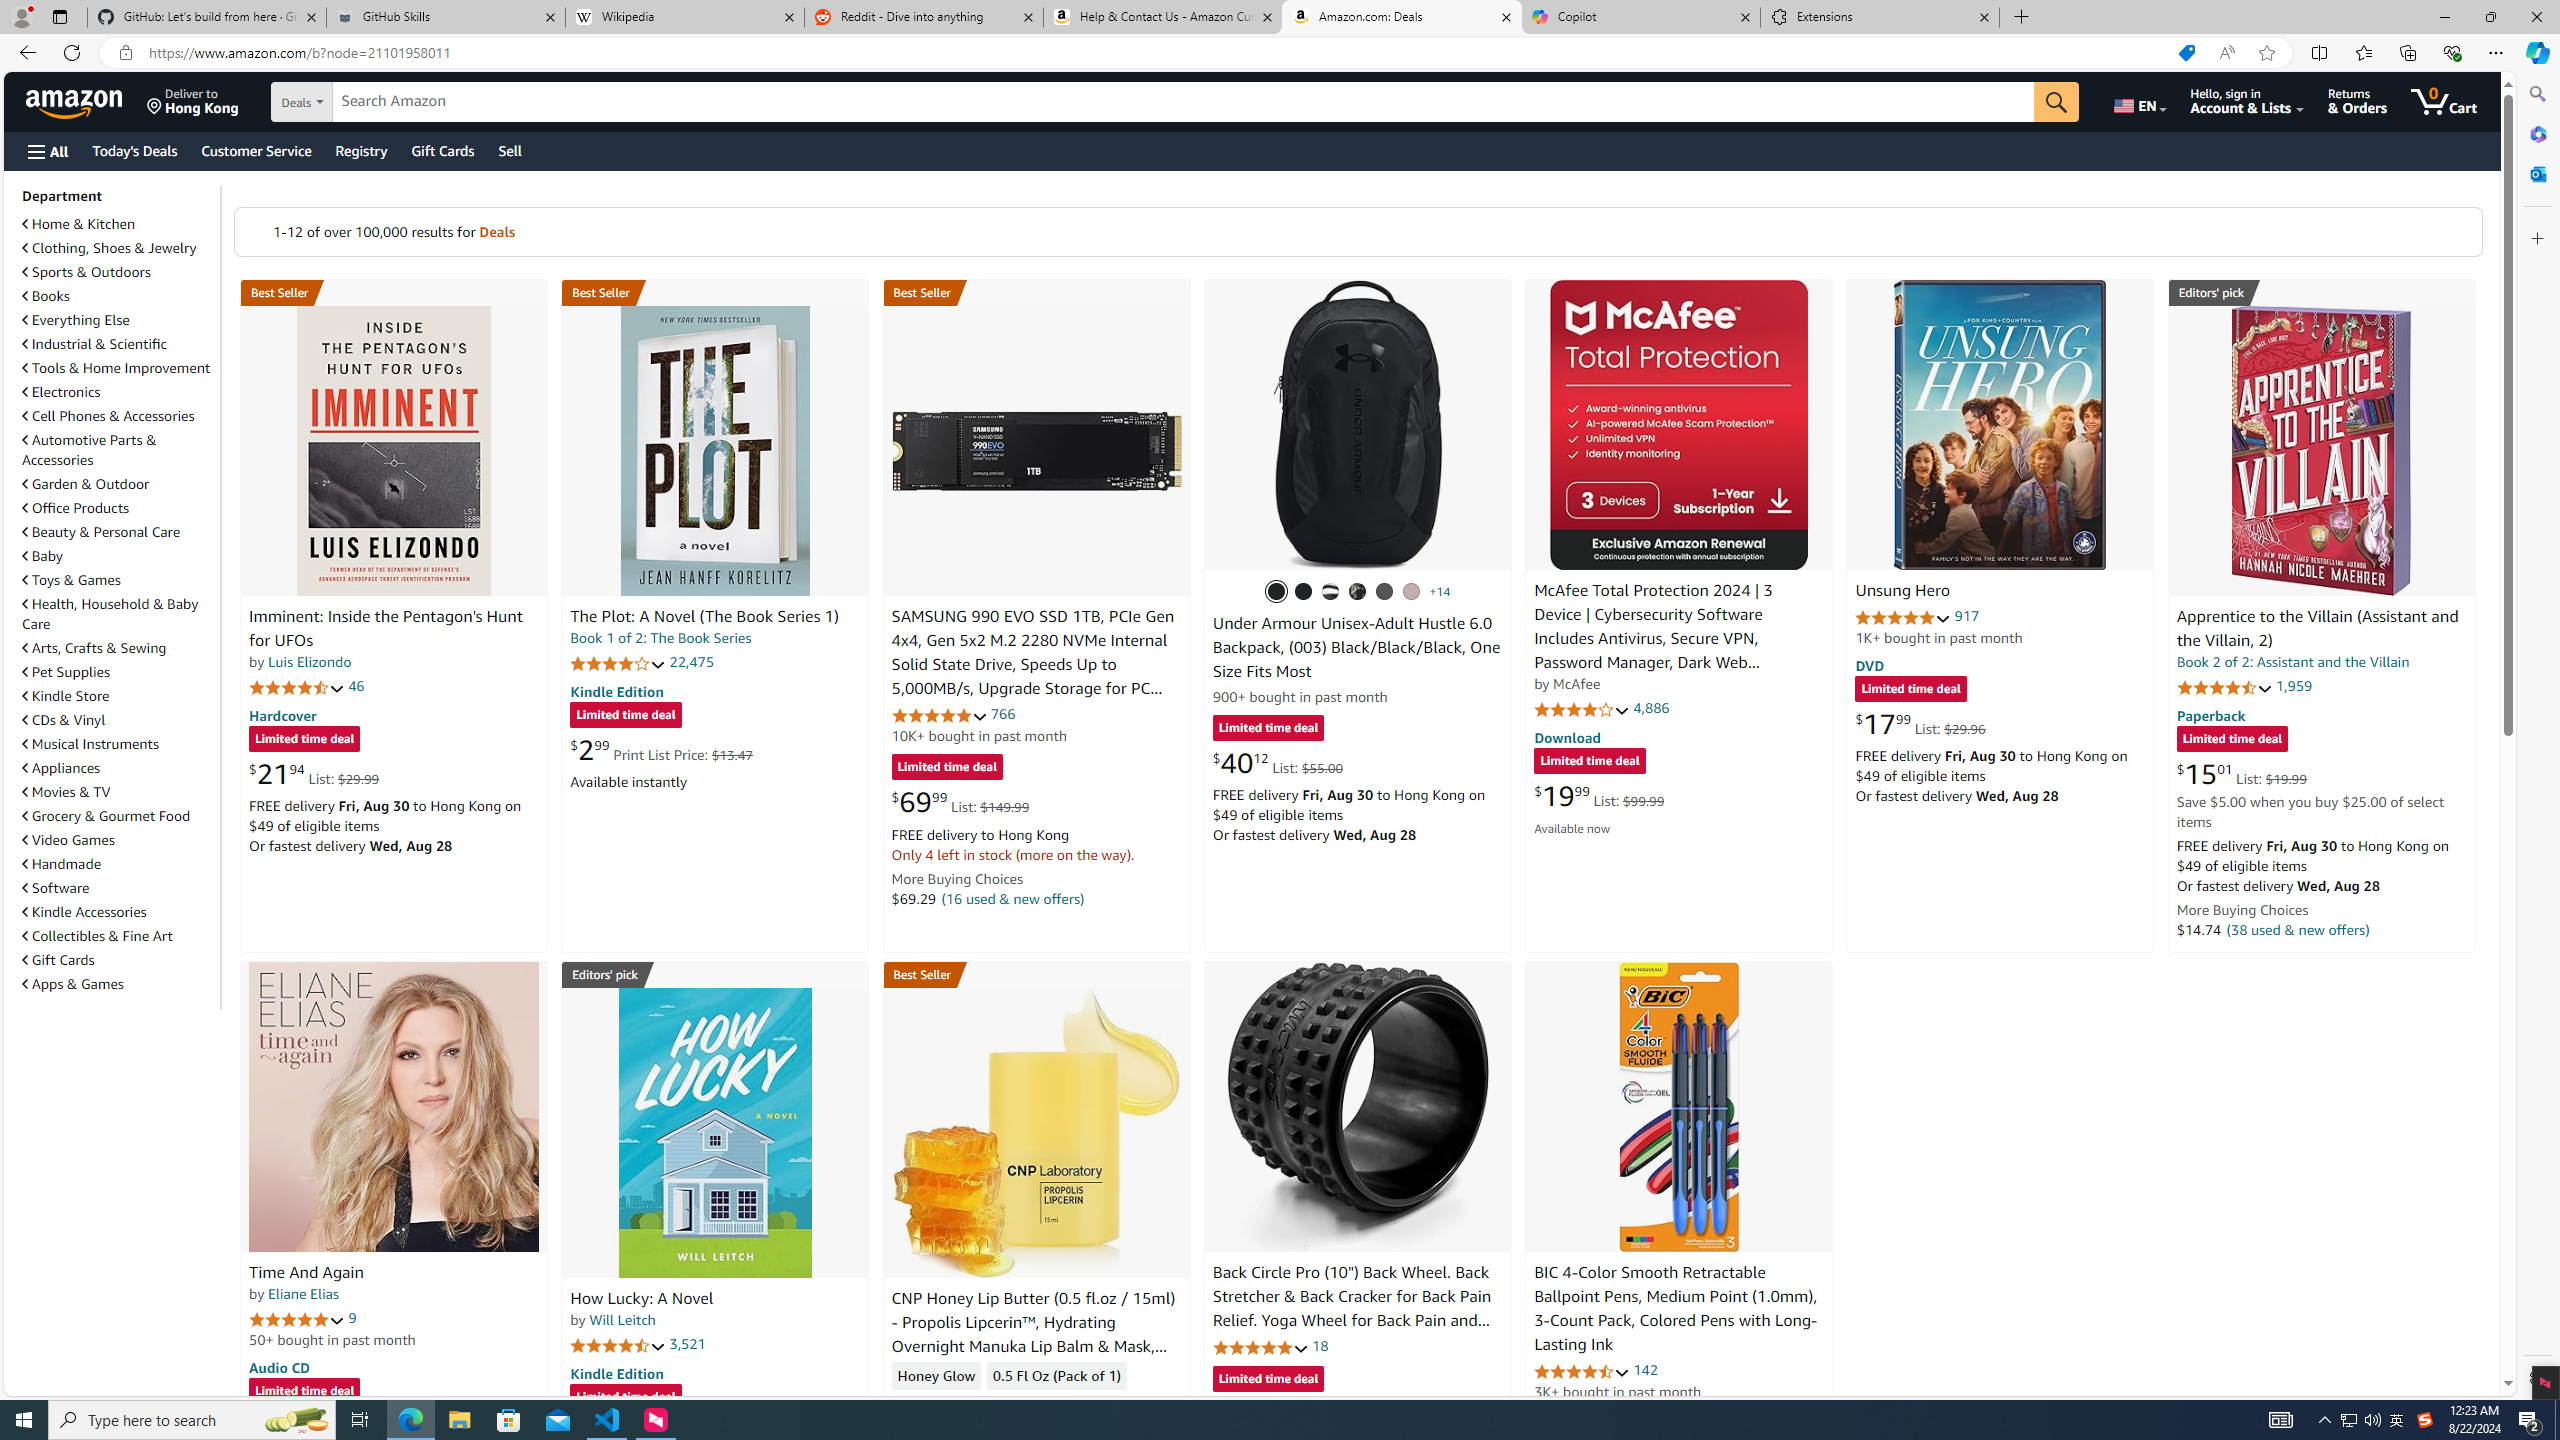 The height and width of the screenshot is (1440, 2560). Describe the element at coordinates (1646, 1370) in the screenshot. I see `'142'` at that location.